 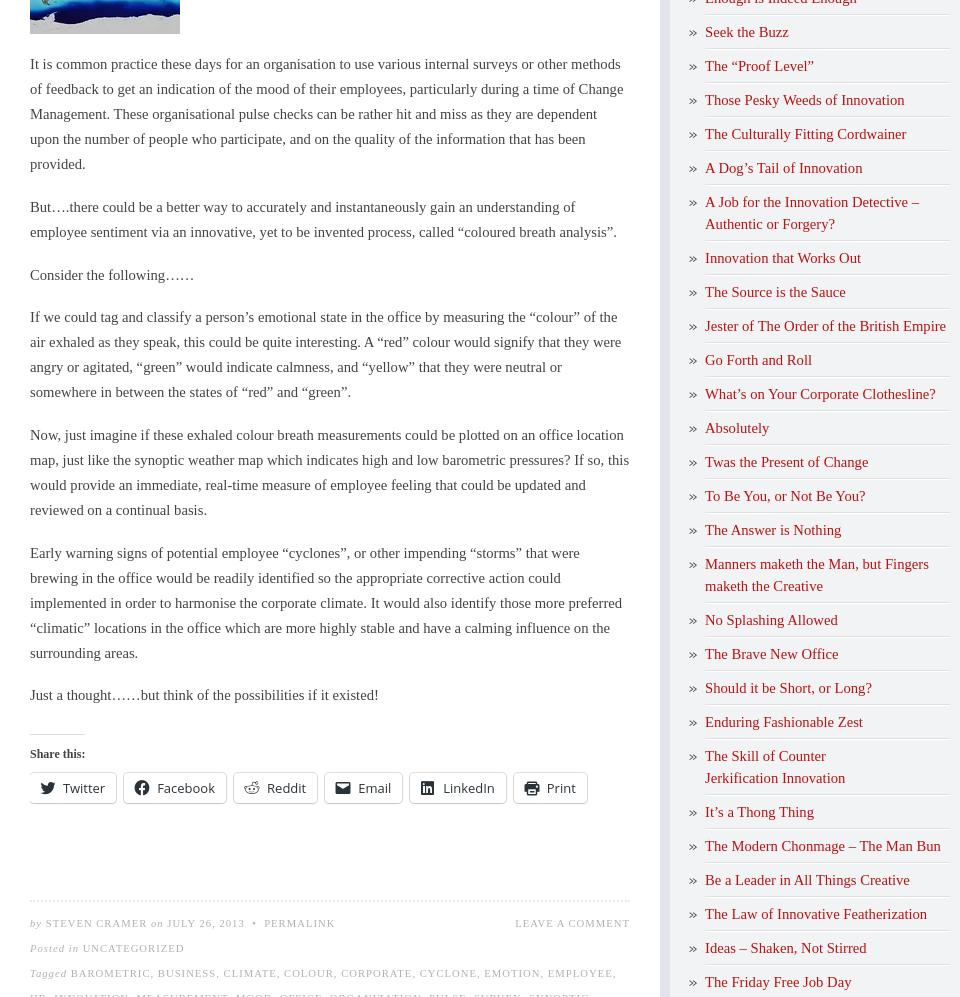 What do you see at coordinates (804, 99) in the screenshot?
I see `'Those Pesky Weeds of Innovation'` at bounding box center [804, 99].